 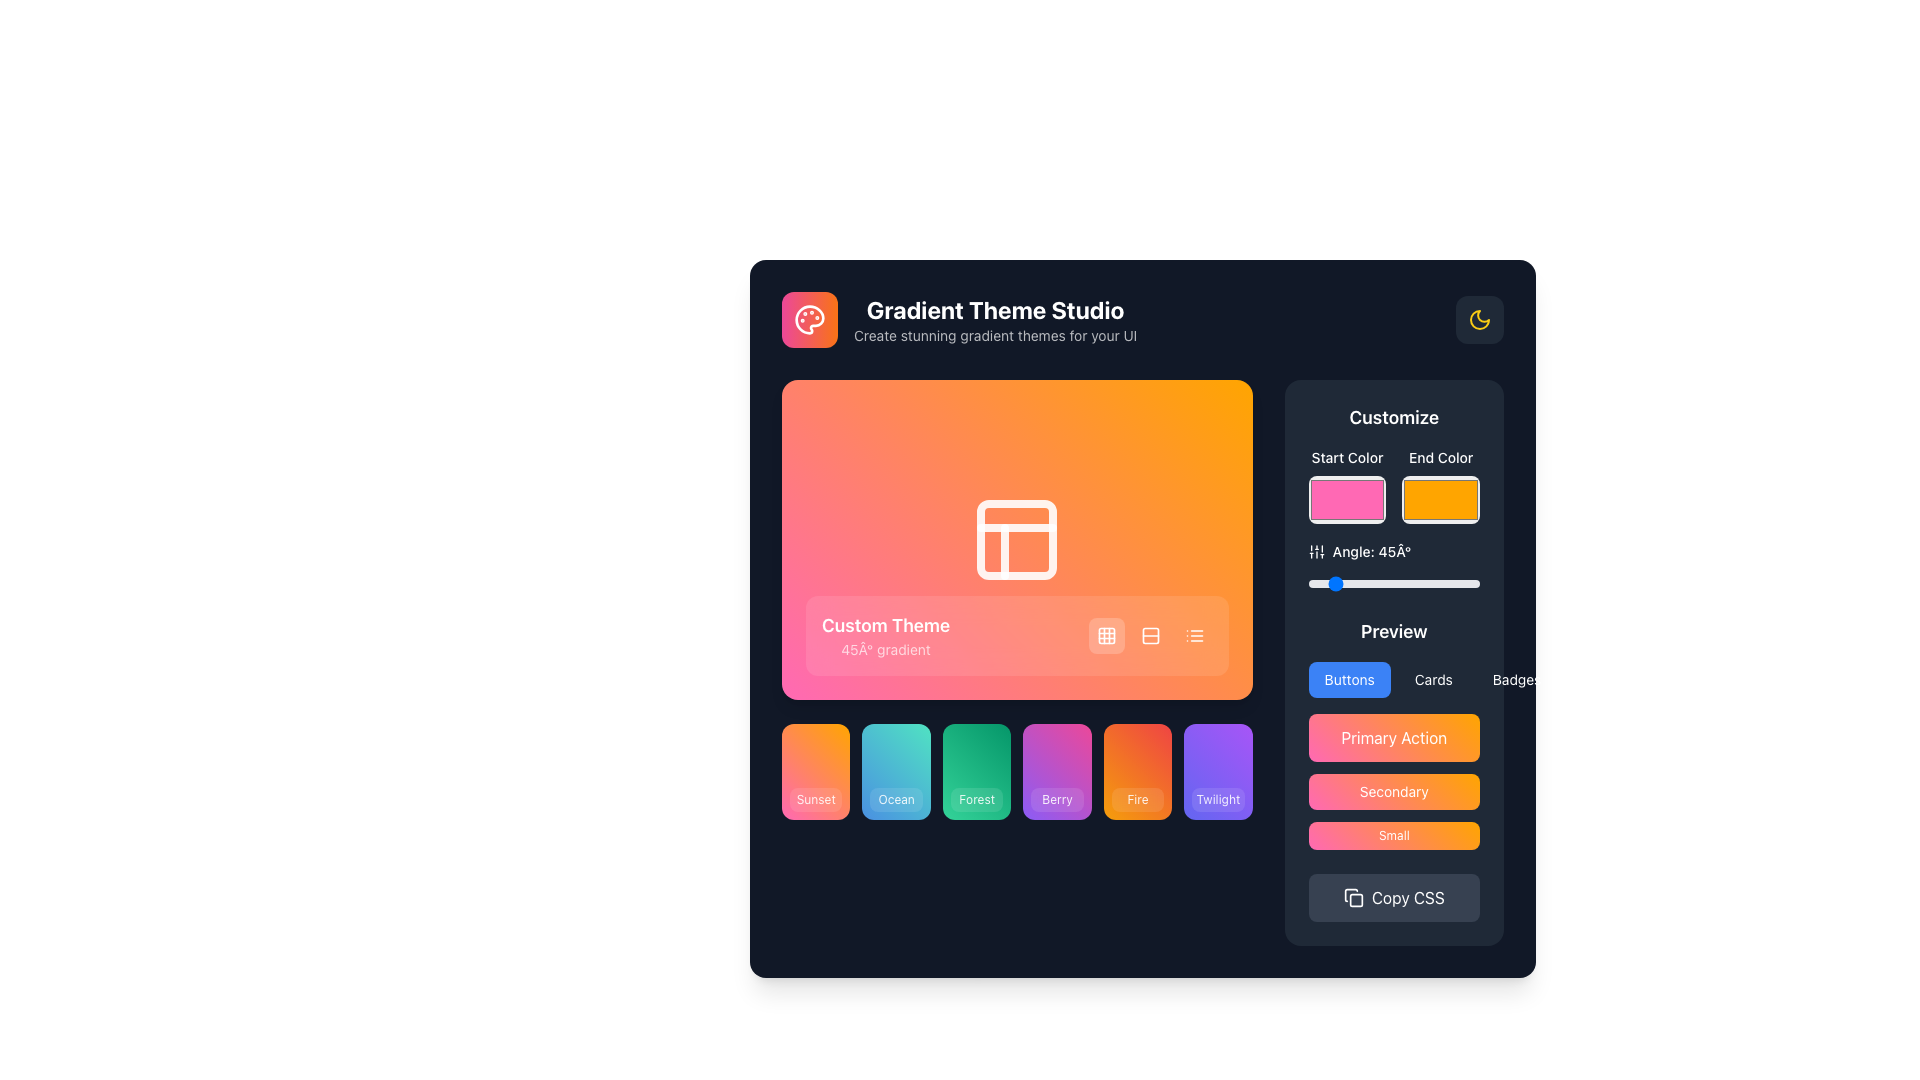 I want to click on the text label displaying 'Gradient Theme Studio', which is bold and white against a dark background, located in the top-left section of the interface, so click(x=995, y=309).